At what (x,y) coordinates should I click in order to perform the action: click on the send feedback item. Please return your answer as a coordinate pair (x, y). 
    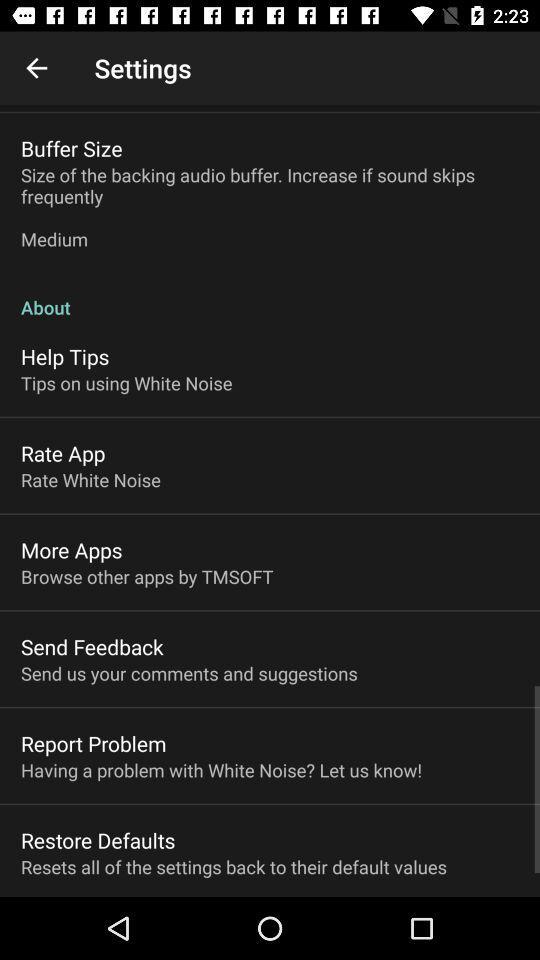
    Looking at the image, I should click on (91, 645).